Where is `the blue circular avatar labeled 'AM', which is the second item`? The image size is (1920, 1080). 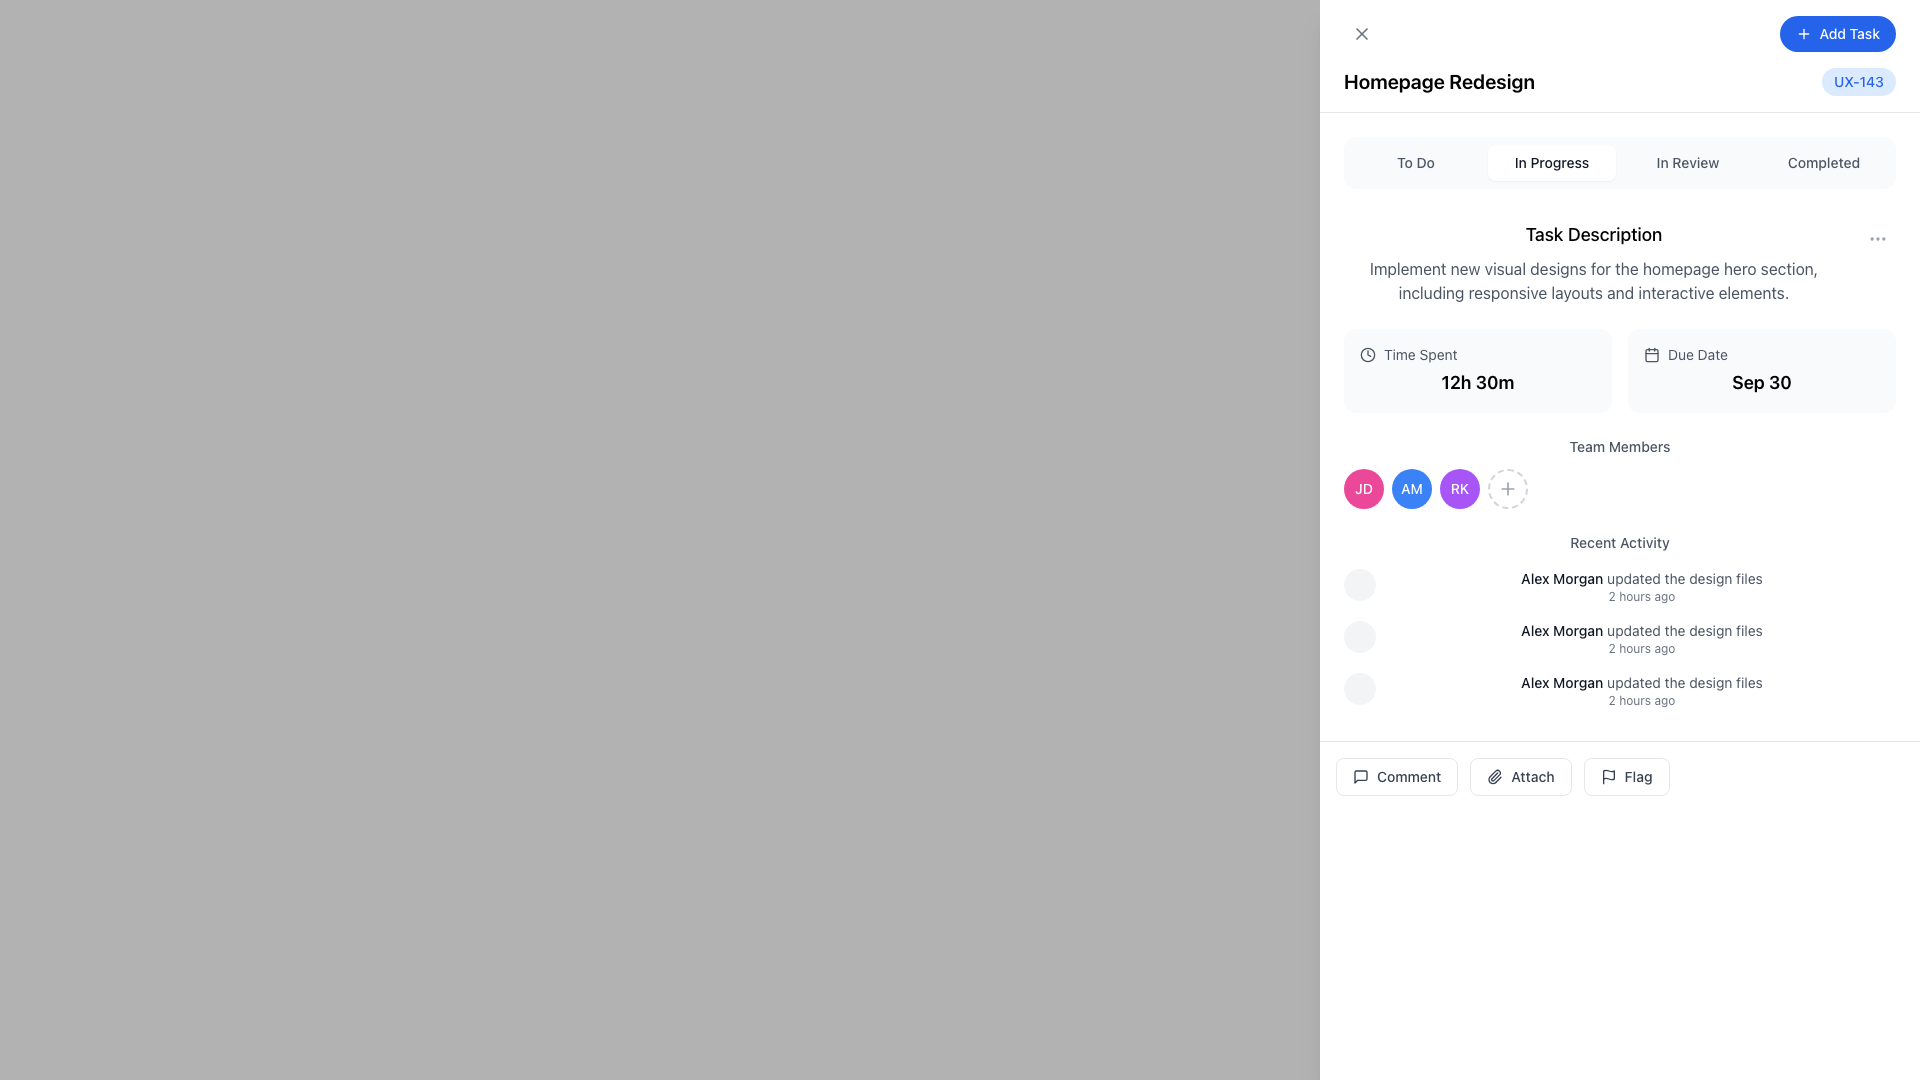 the blue circular avatar labeled 'AM', which is the second item is located at coordinates (1410, 489).